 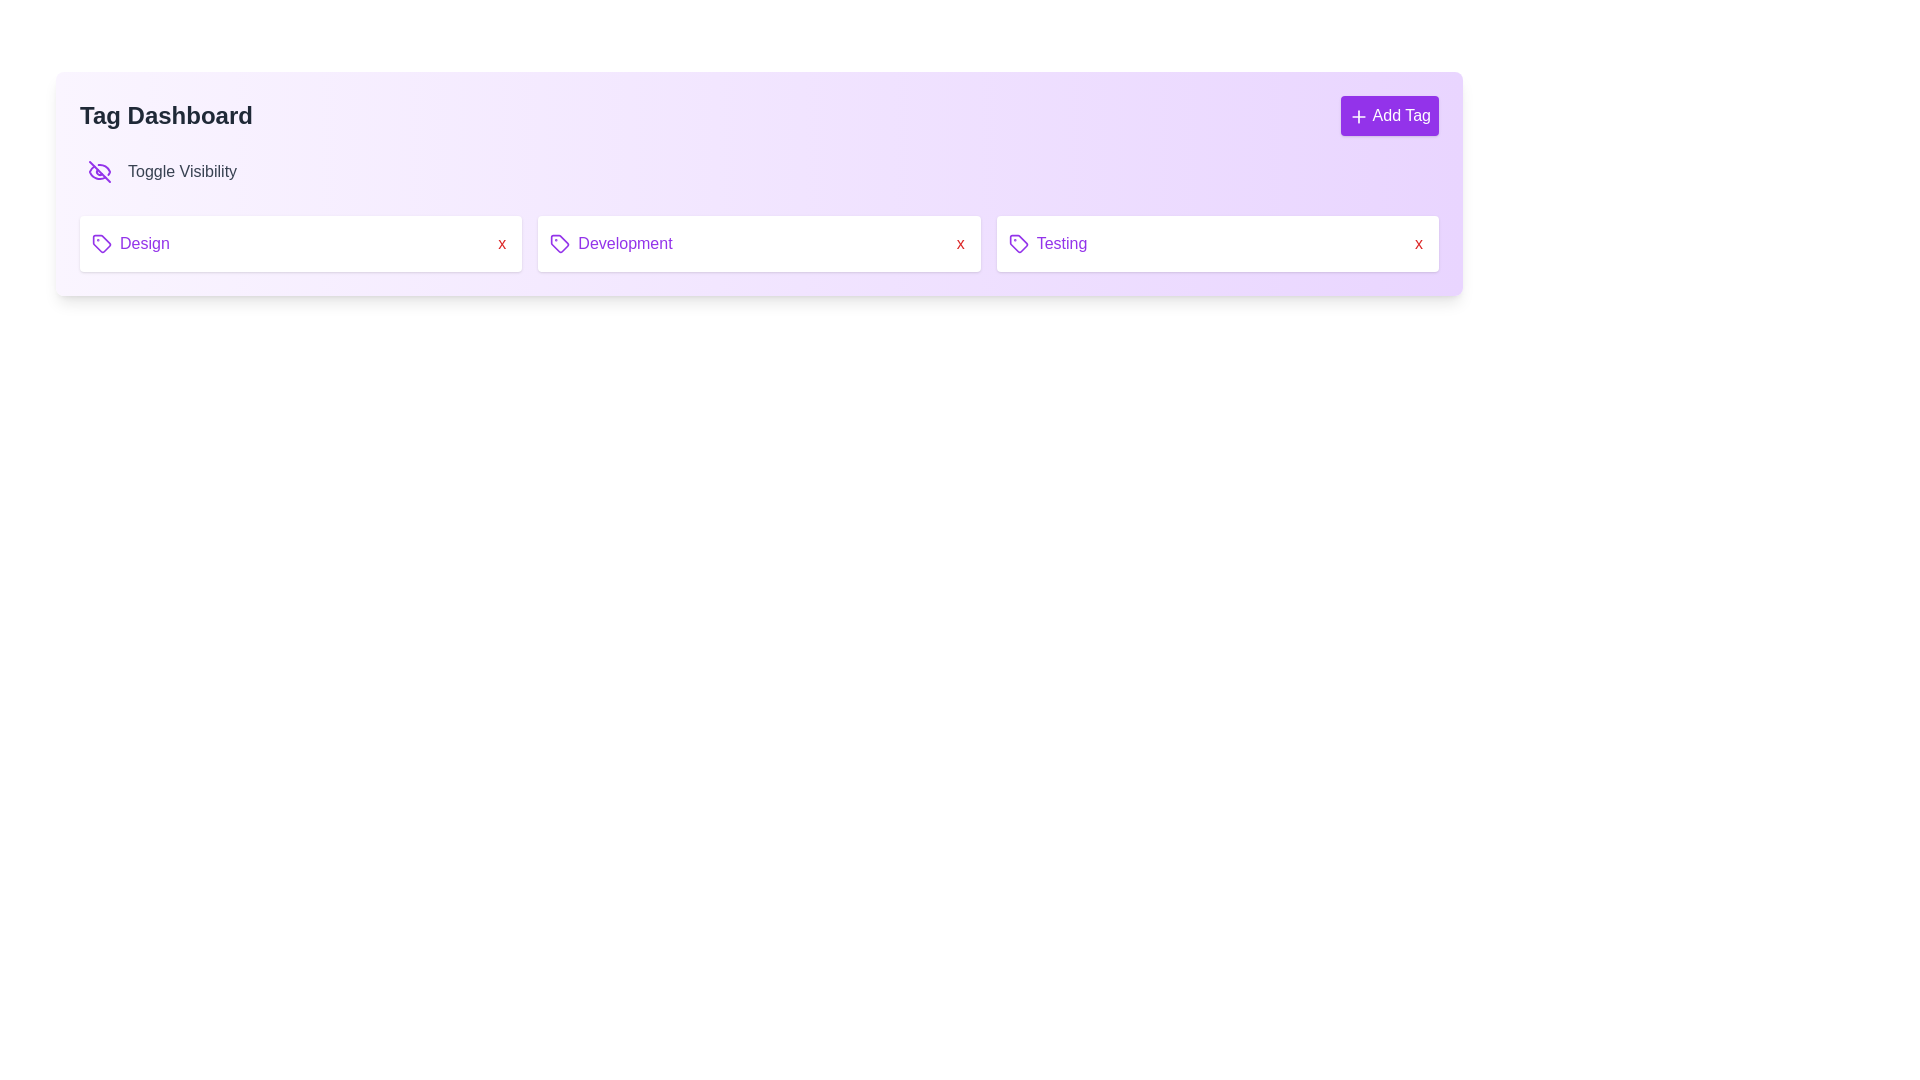 I want to click on the purple tag icon with a thin outline and a small dot near its center, which is positioned to the left of the 'Development' text label, so click(x=560, y=242).